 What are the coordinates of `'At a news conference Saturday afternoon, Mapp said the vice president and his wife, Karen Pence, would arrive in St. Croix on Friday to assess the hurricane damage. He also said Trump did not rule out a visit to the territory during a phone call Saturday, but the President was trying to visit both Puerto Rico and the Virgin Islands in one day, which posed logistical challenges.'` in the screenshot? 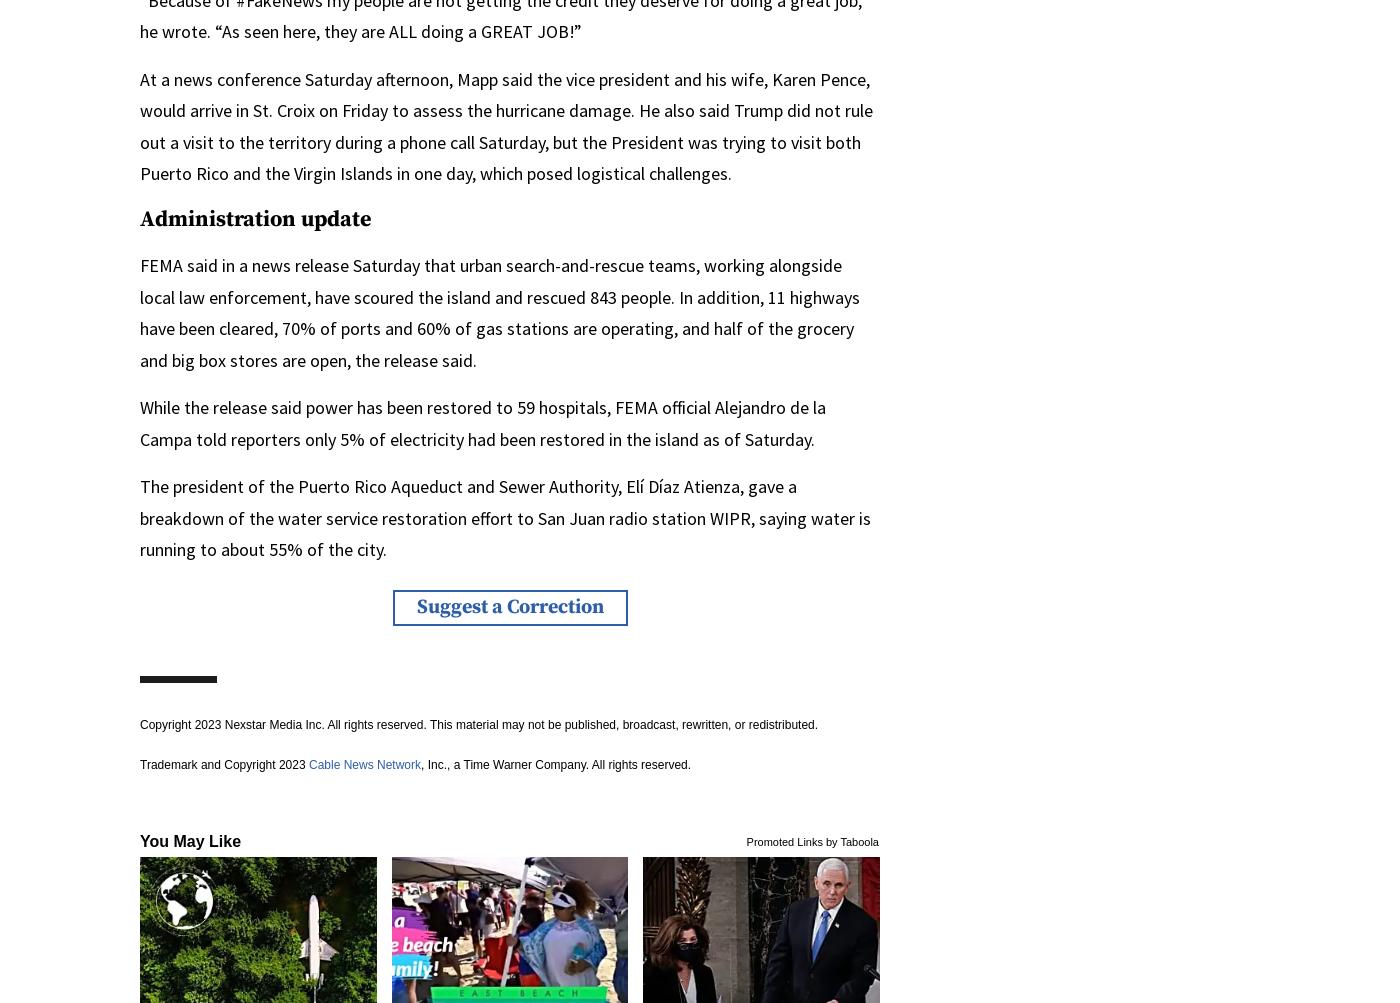 It's located at (506, 124).